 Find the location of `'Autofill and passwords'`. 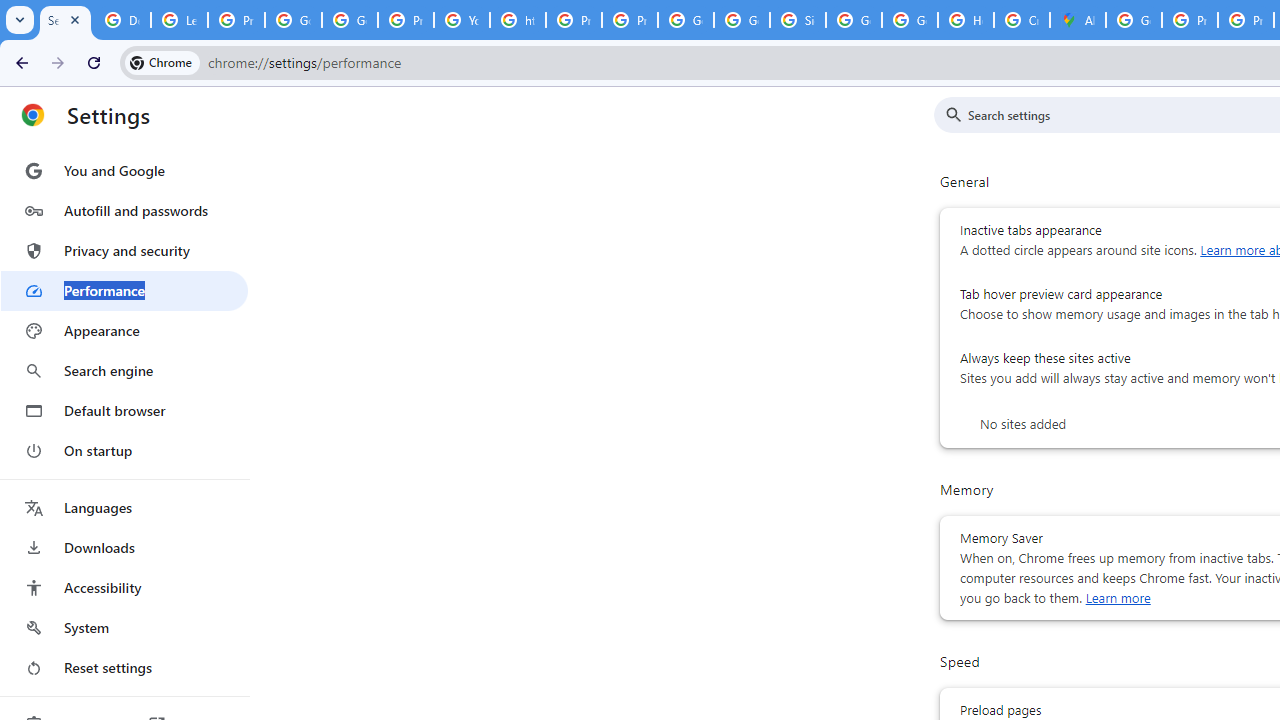

'Autofill and passwords' is located at coordinates (123, 210).